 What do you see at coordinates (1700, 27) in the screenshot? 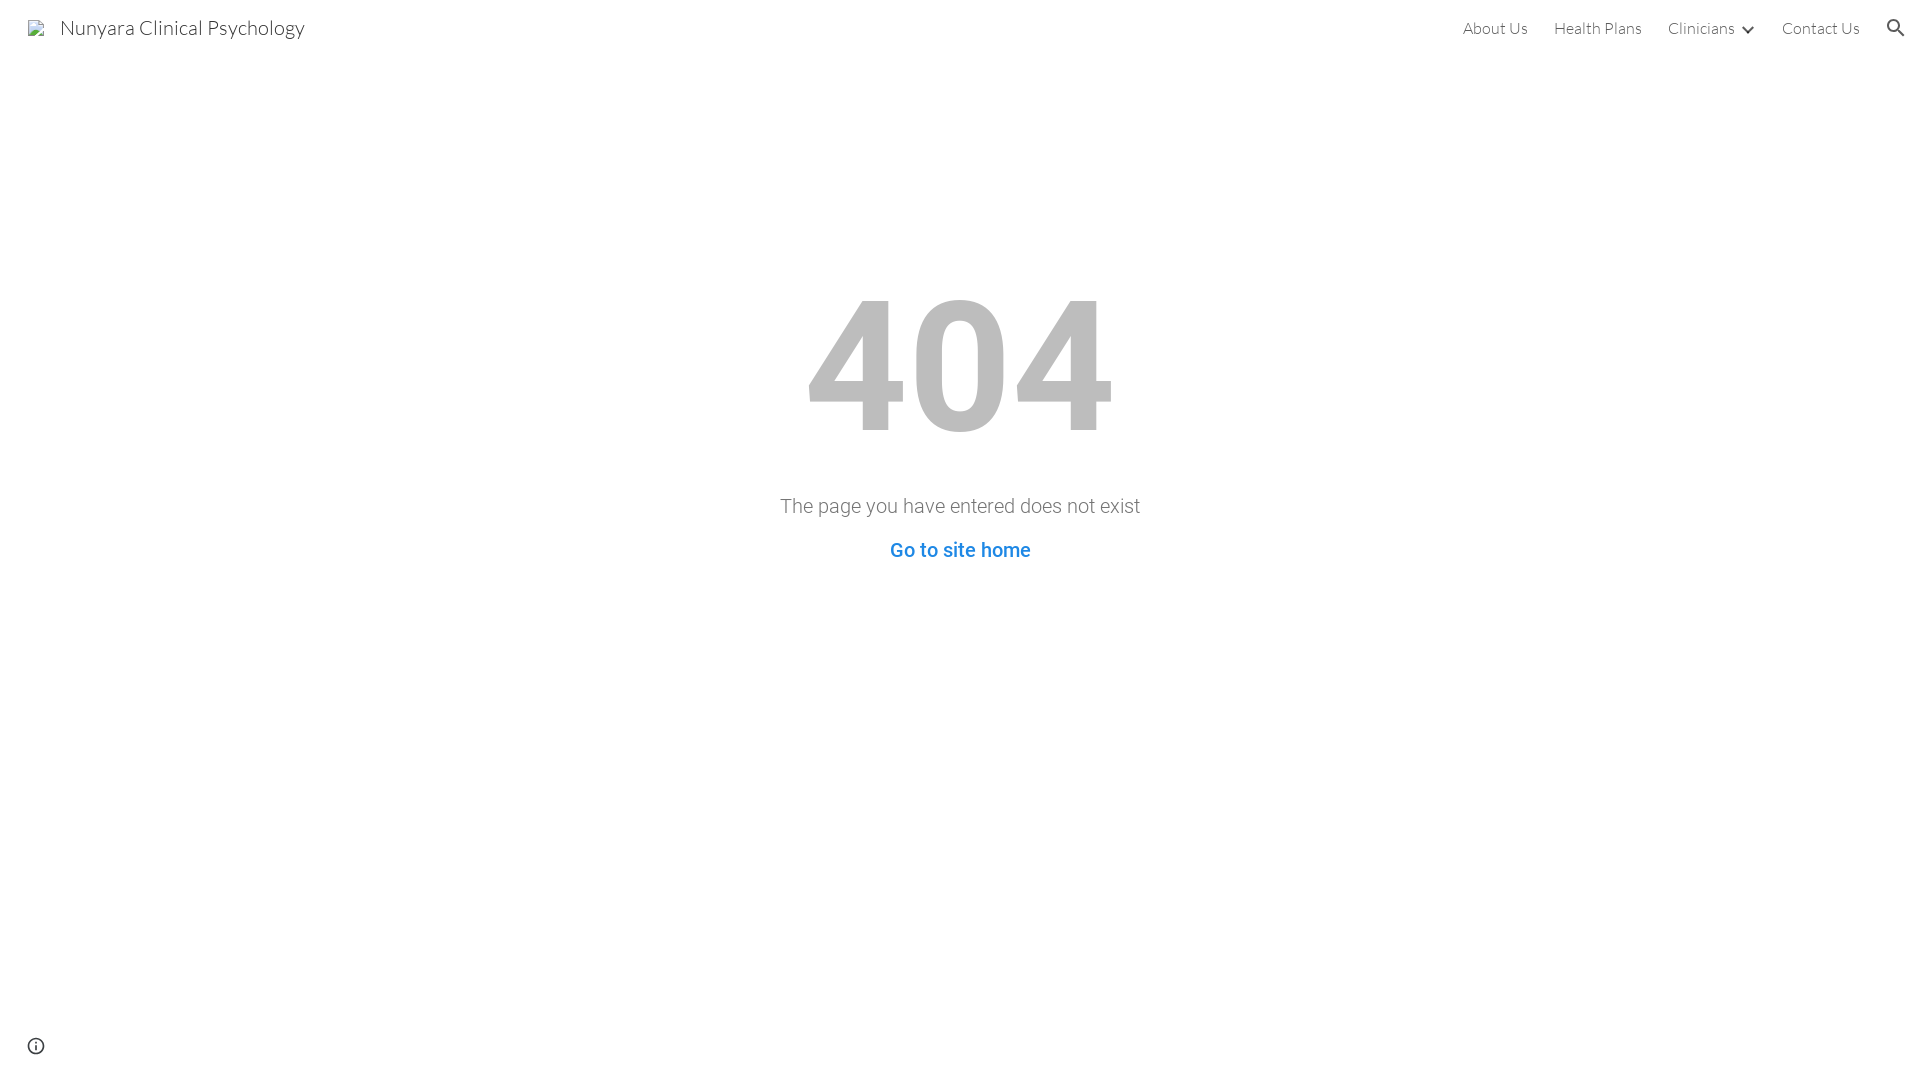
I see `'Clinicians'` at bounding box center [1700, 27].